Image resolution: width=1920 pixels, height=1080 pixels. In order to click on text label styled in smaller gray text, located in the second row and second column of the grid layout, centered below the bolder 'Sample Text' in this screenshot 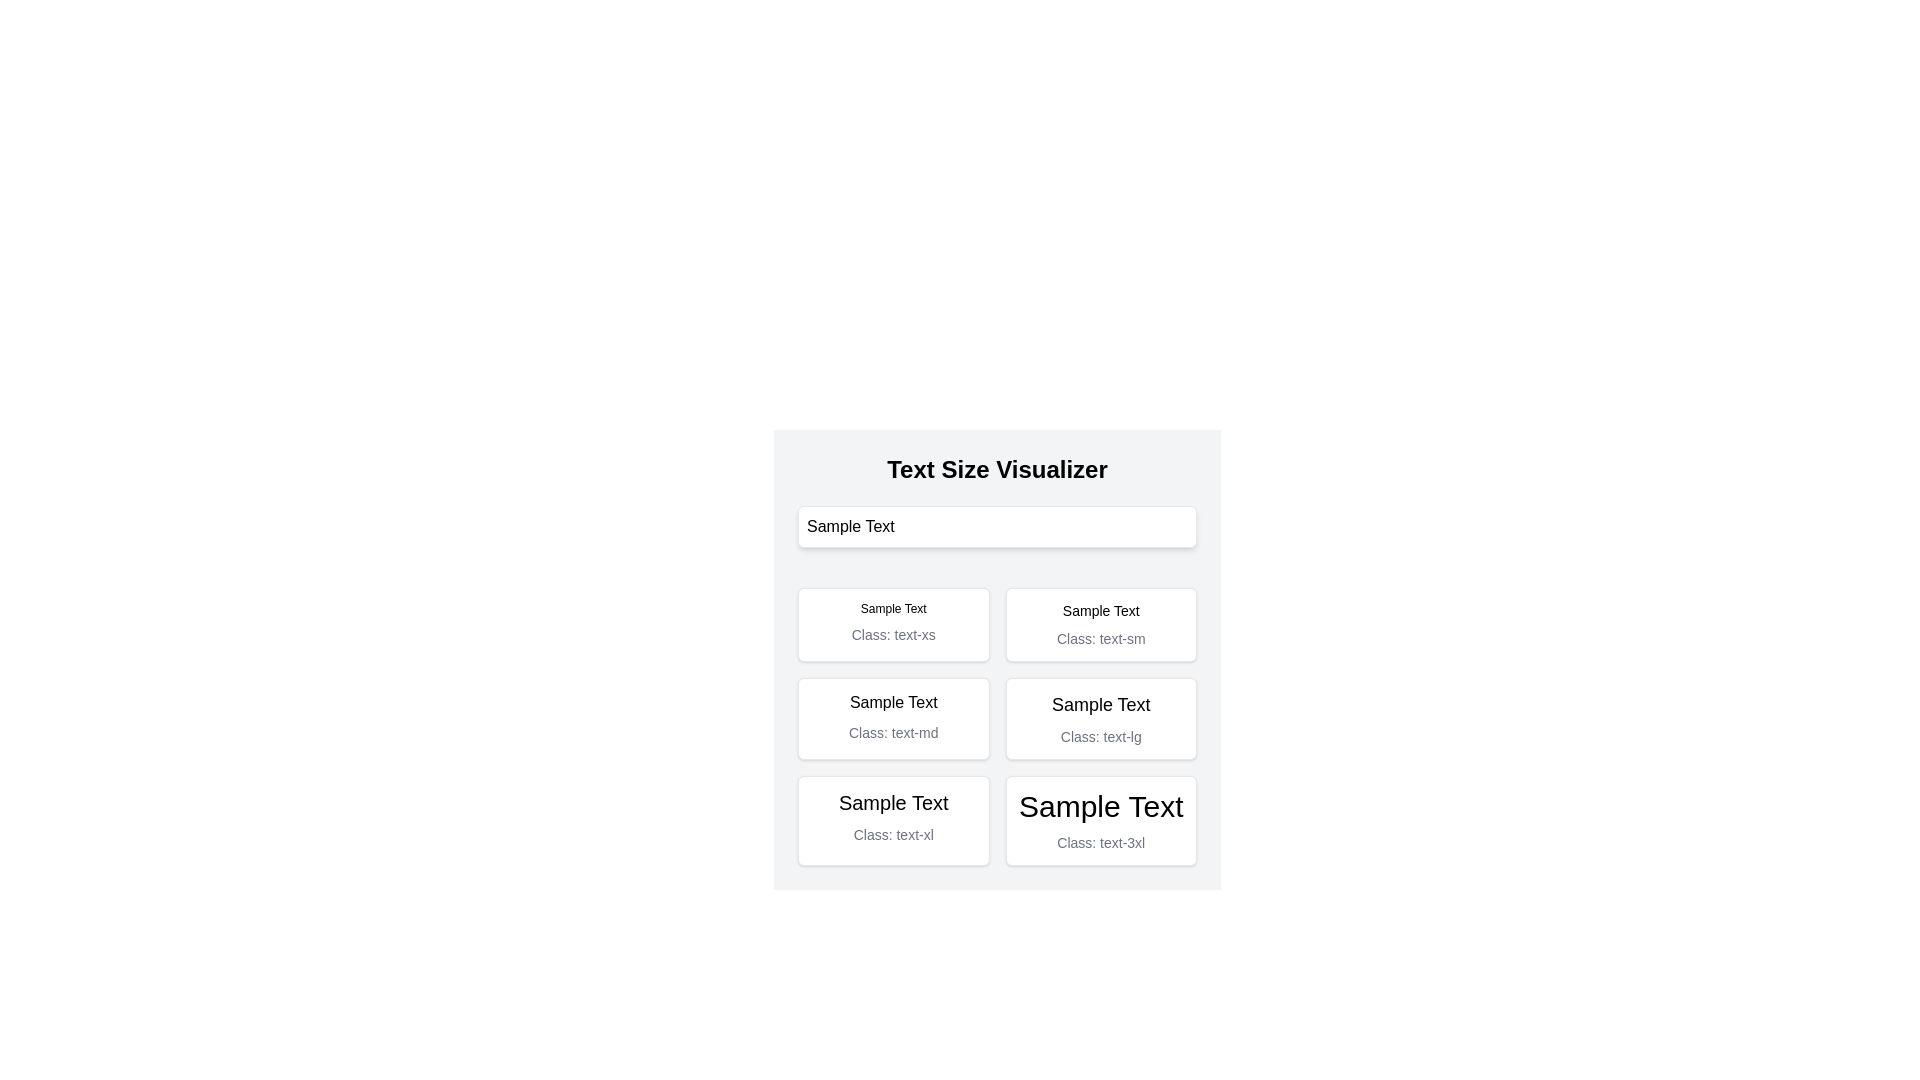, I will do `click(1100, 639)`.